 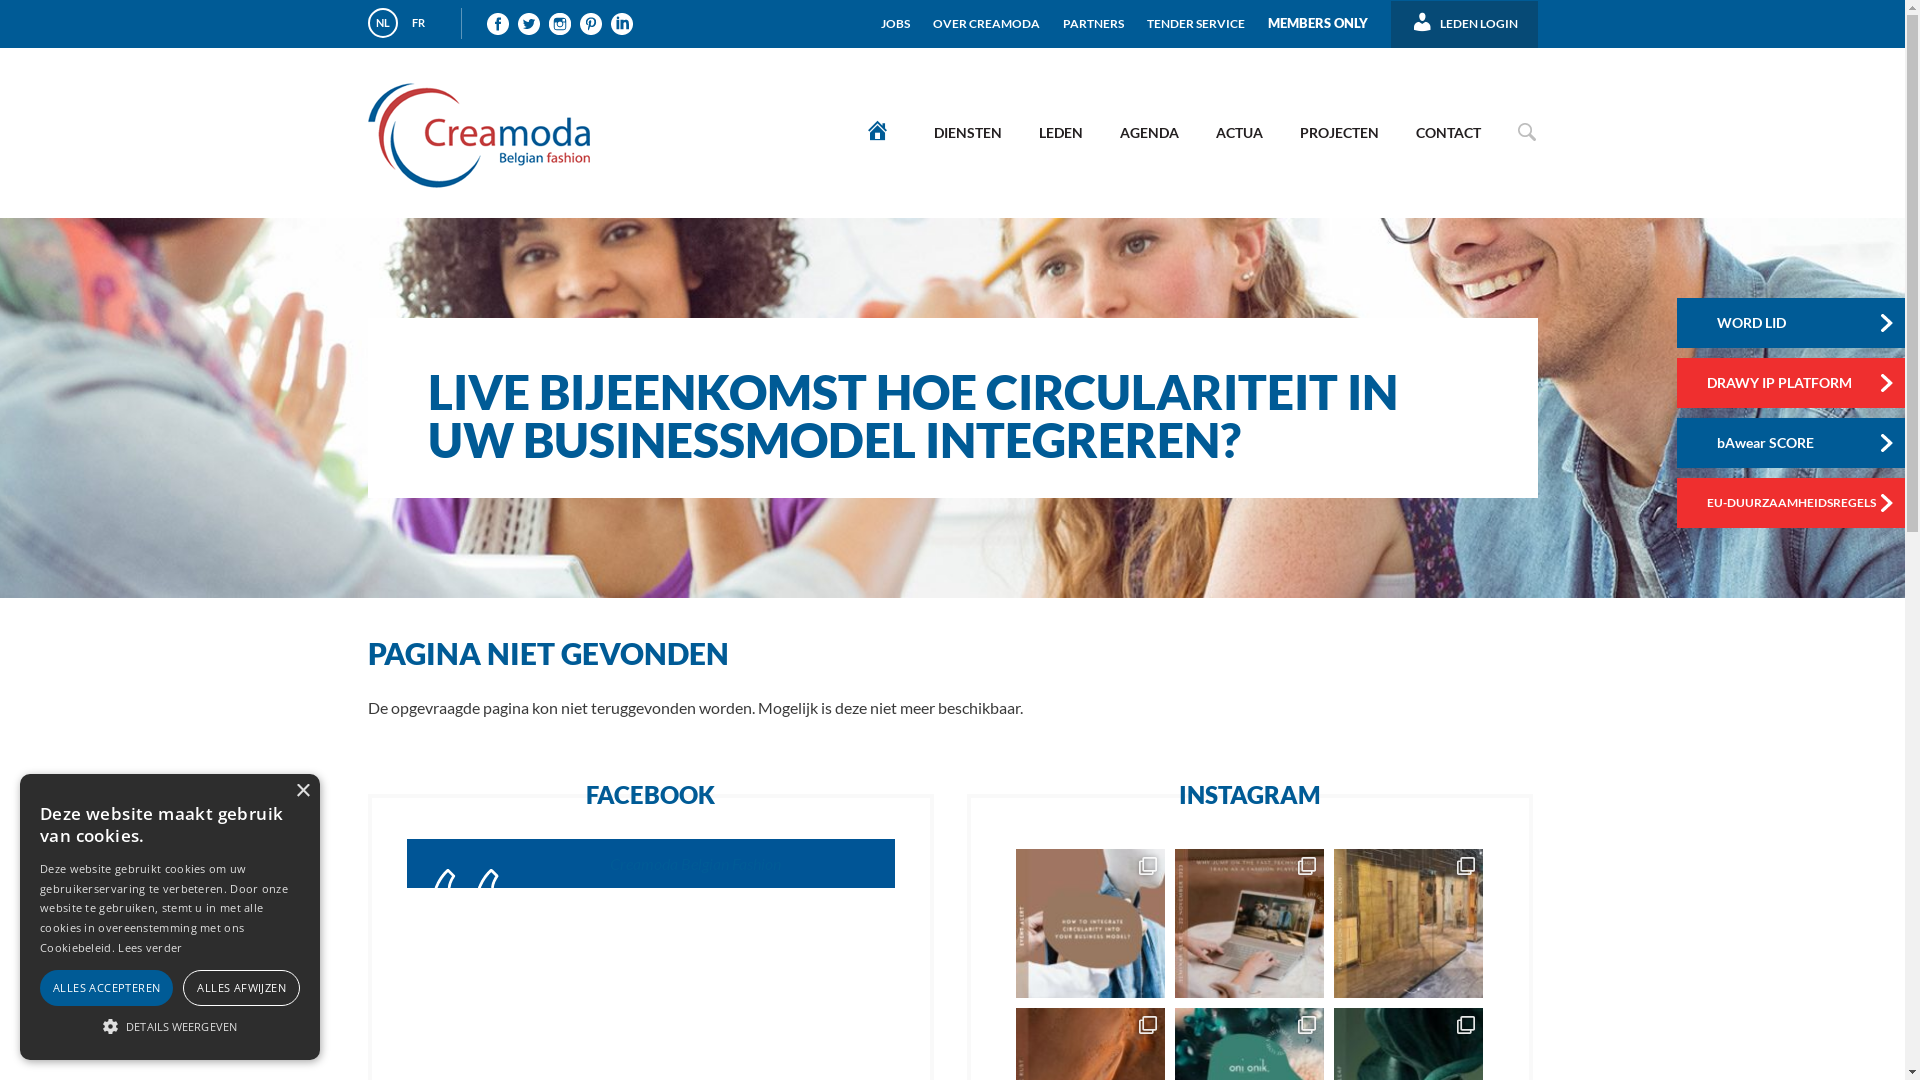 What do you see at coordinates (1794, 382) in the screenshot?
I see `'DRAWY IP PLATFORM'` at bounding box center [1794, 382].